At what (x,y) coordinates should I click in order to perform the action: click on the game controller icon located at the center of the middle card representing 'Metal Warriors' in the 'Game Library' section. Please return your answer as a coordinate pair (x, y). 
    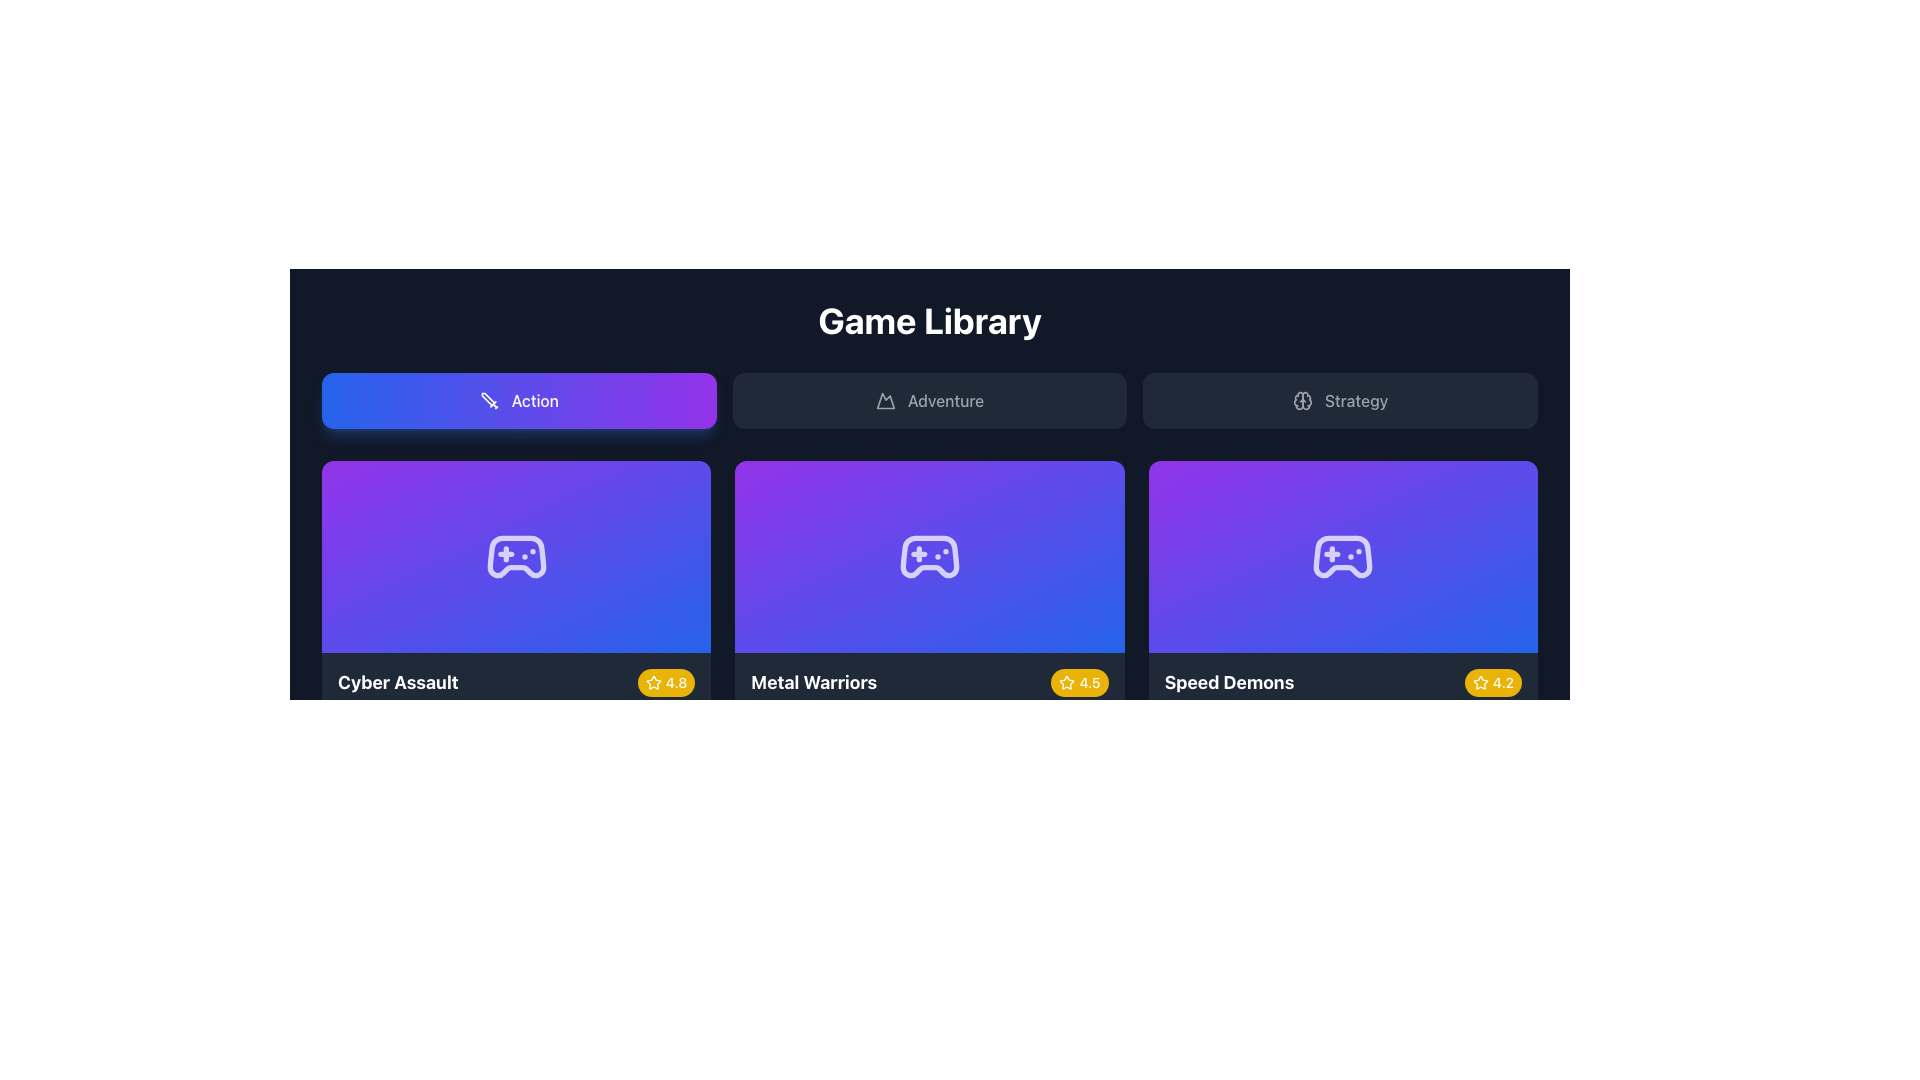
    Looking at the image, I should click on (929, 556).